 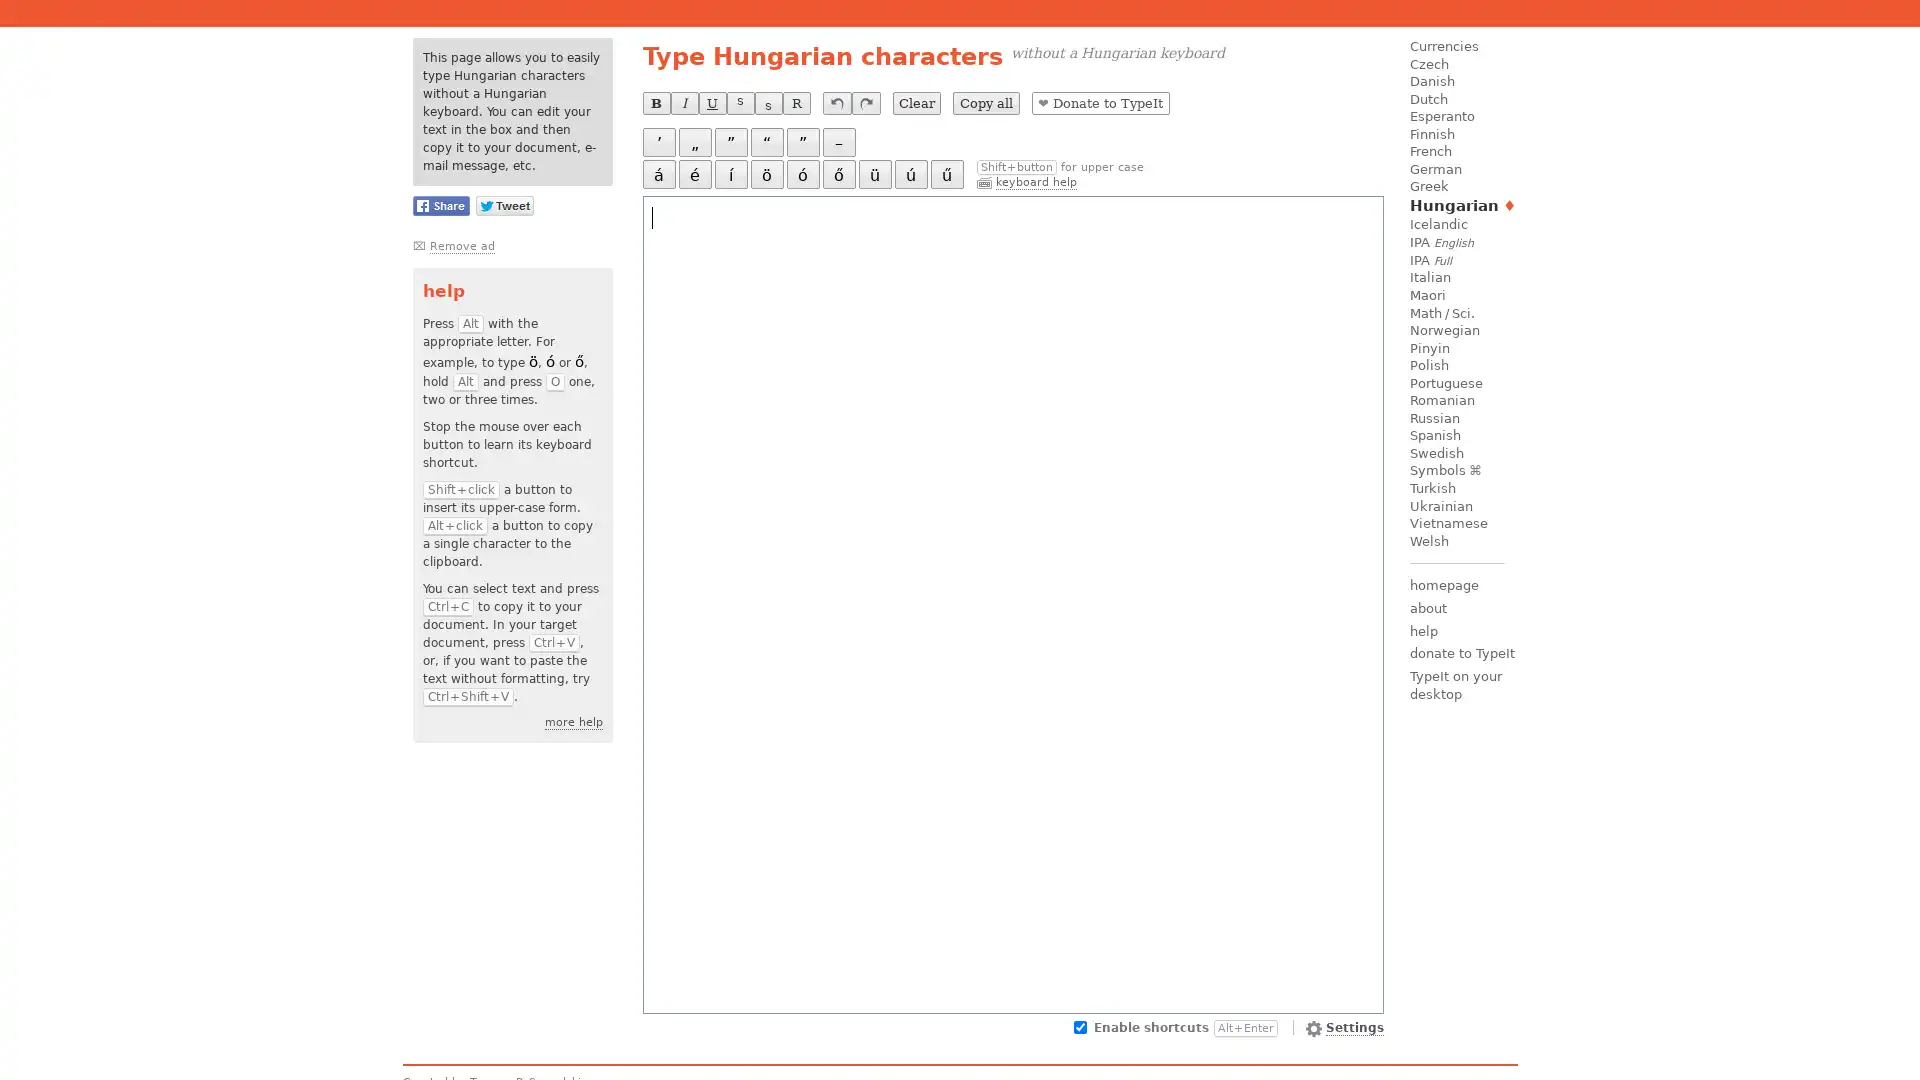 I want to click on I, so click(x=683, y=103).